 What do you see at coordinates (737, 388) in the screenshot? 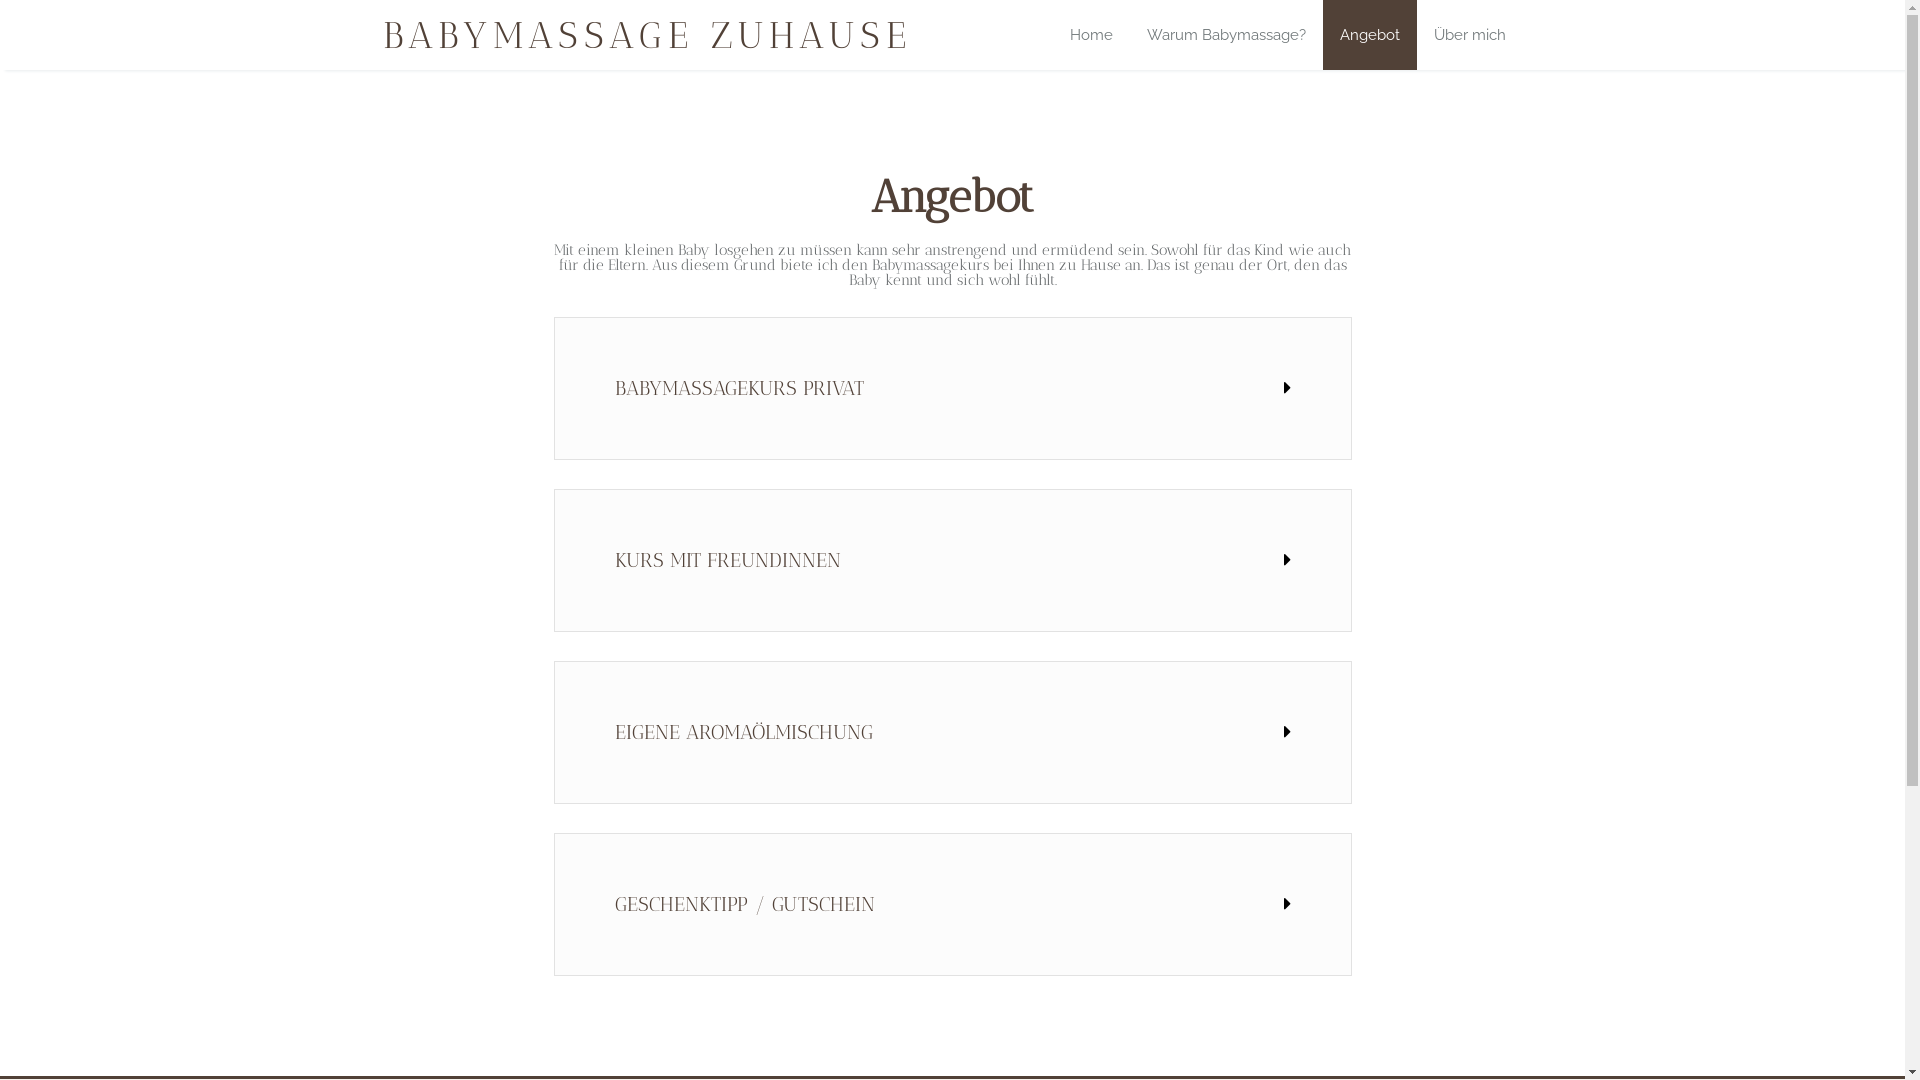
I see `'BABYMASSAGEKURS PRIVAT'` at bounding box center [737, 388].